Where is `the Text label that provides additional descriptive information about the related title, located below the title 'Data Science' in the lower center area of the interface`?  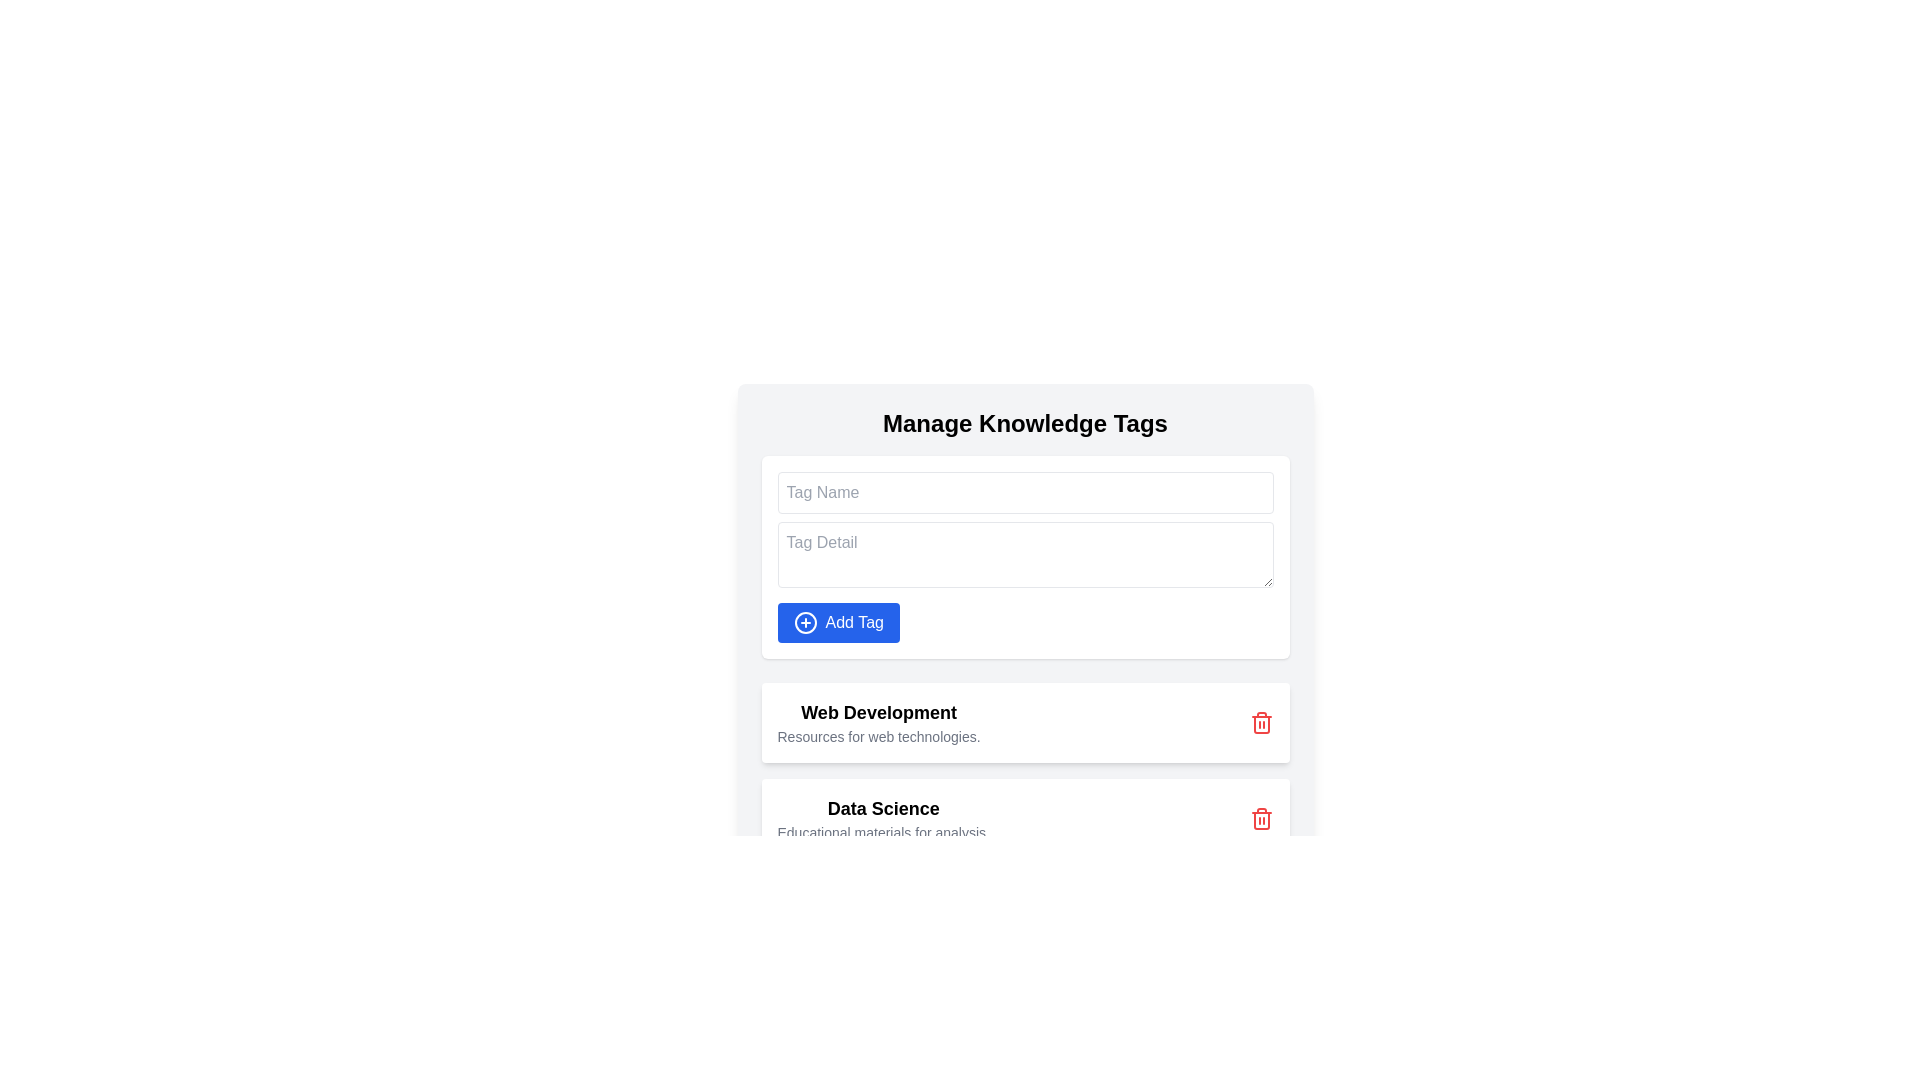 the Text label that provides additional descriptive information about the related title, located below the title 'Data Science' in the lower center area of the interface is located at coordinates (882, 833).